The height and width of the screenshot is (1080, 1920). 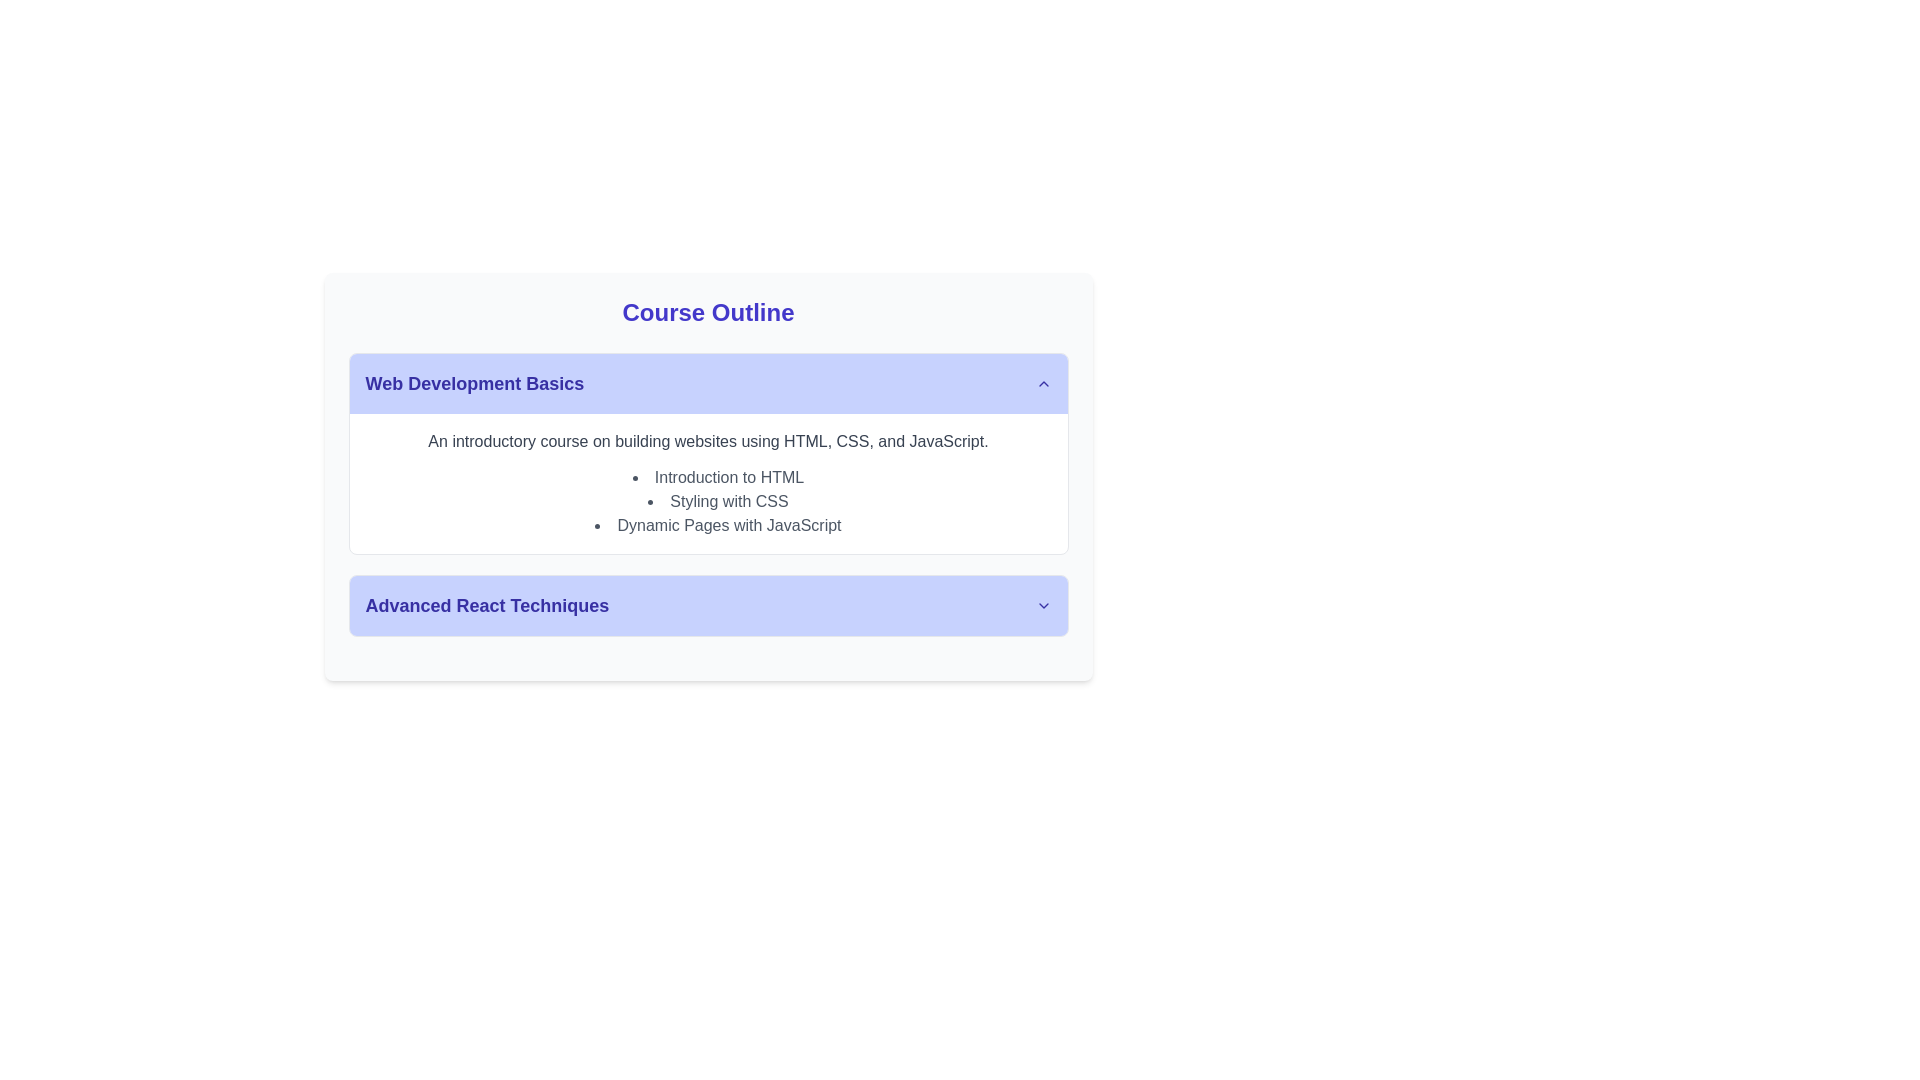 I want to click on the Chevron Arrow icon located at the far right of the 'Web Development Basics' header, so click(x=1042, y=384).